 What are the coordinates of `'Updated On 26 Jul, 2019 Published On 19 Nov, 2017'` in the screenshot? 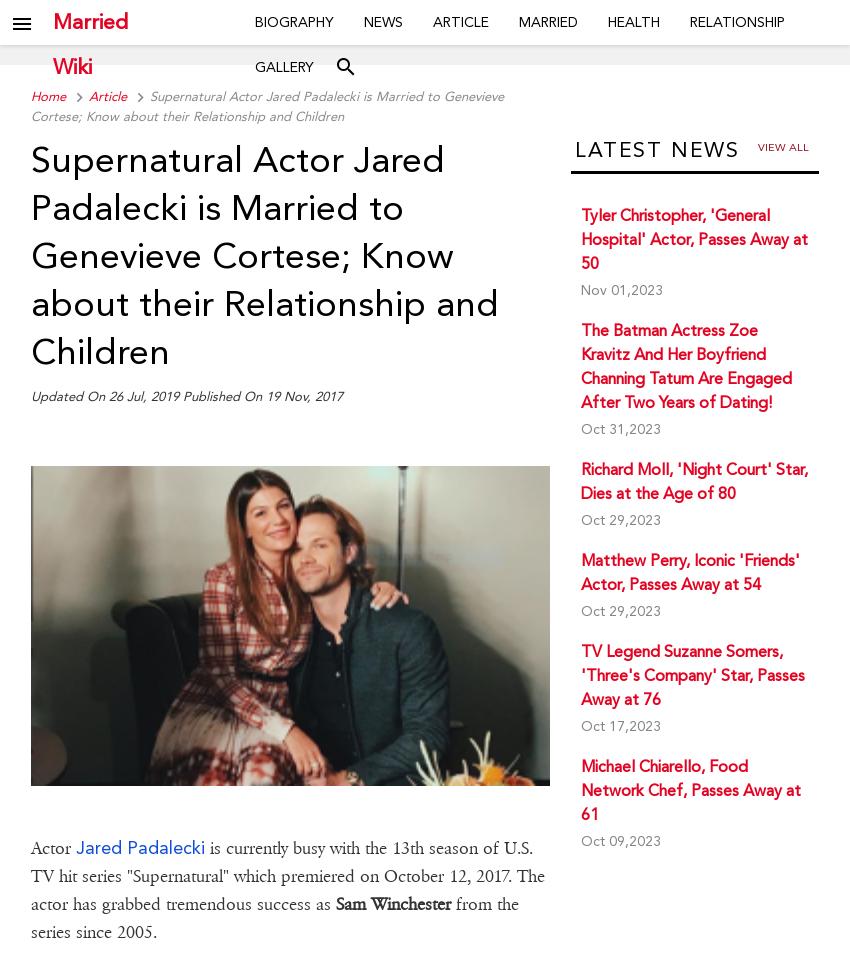 It's located at (184, 396).